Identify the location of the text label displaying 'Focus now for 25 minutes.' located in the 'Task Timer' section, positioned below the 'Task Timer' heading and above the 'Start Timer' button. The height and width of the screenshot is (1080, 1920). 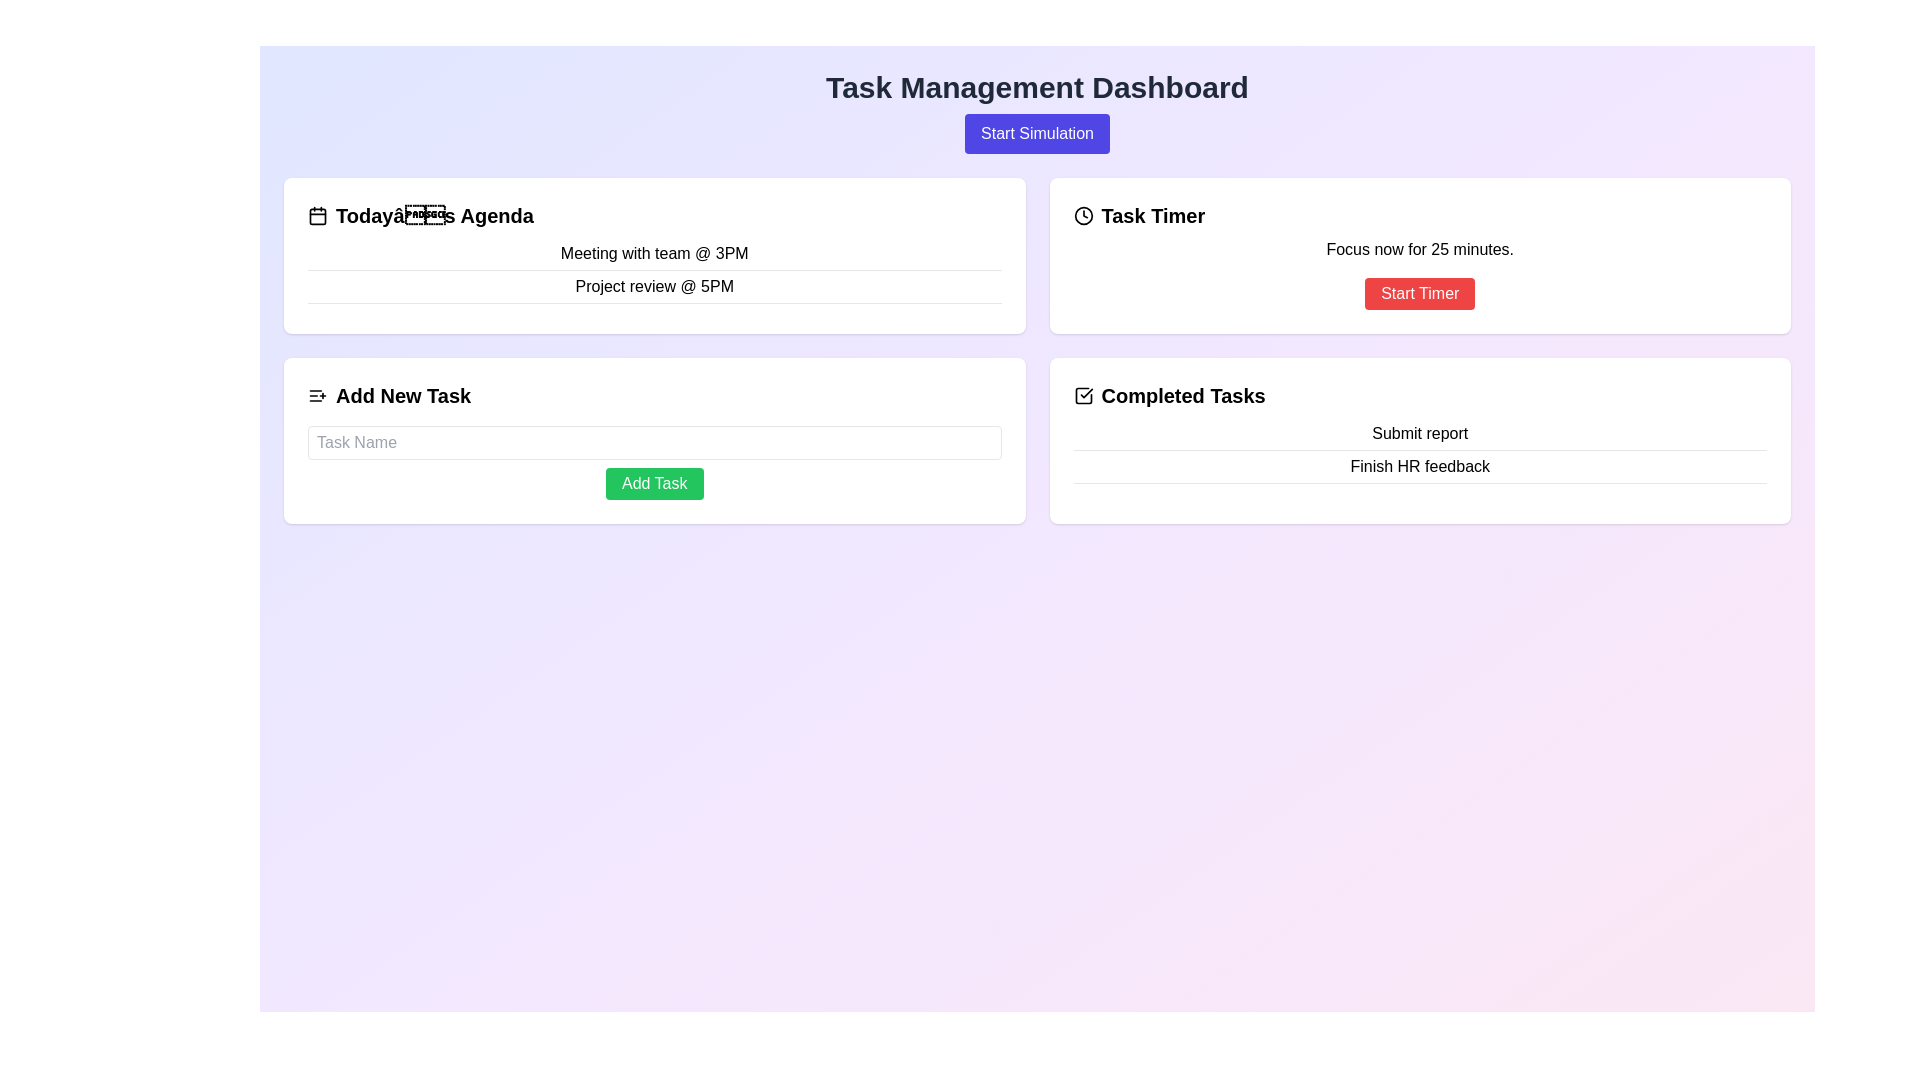
(1419, 249).